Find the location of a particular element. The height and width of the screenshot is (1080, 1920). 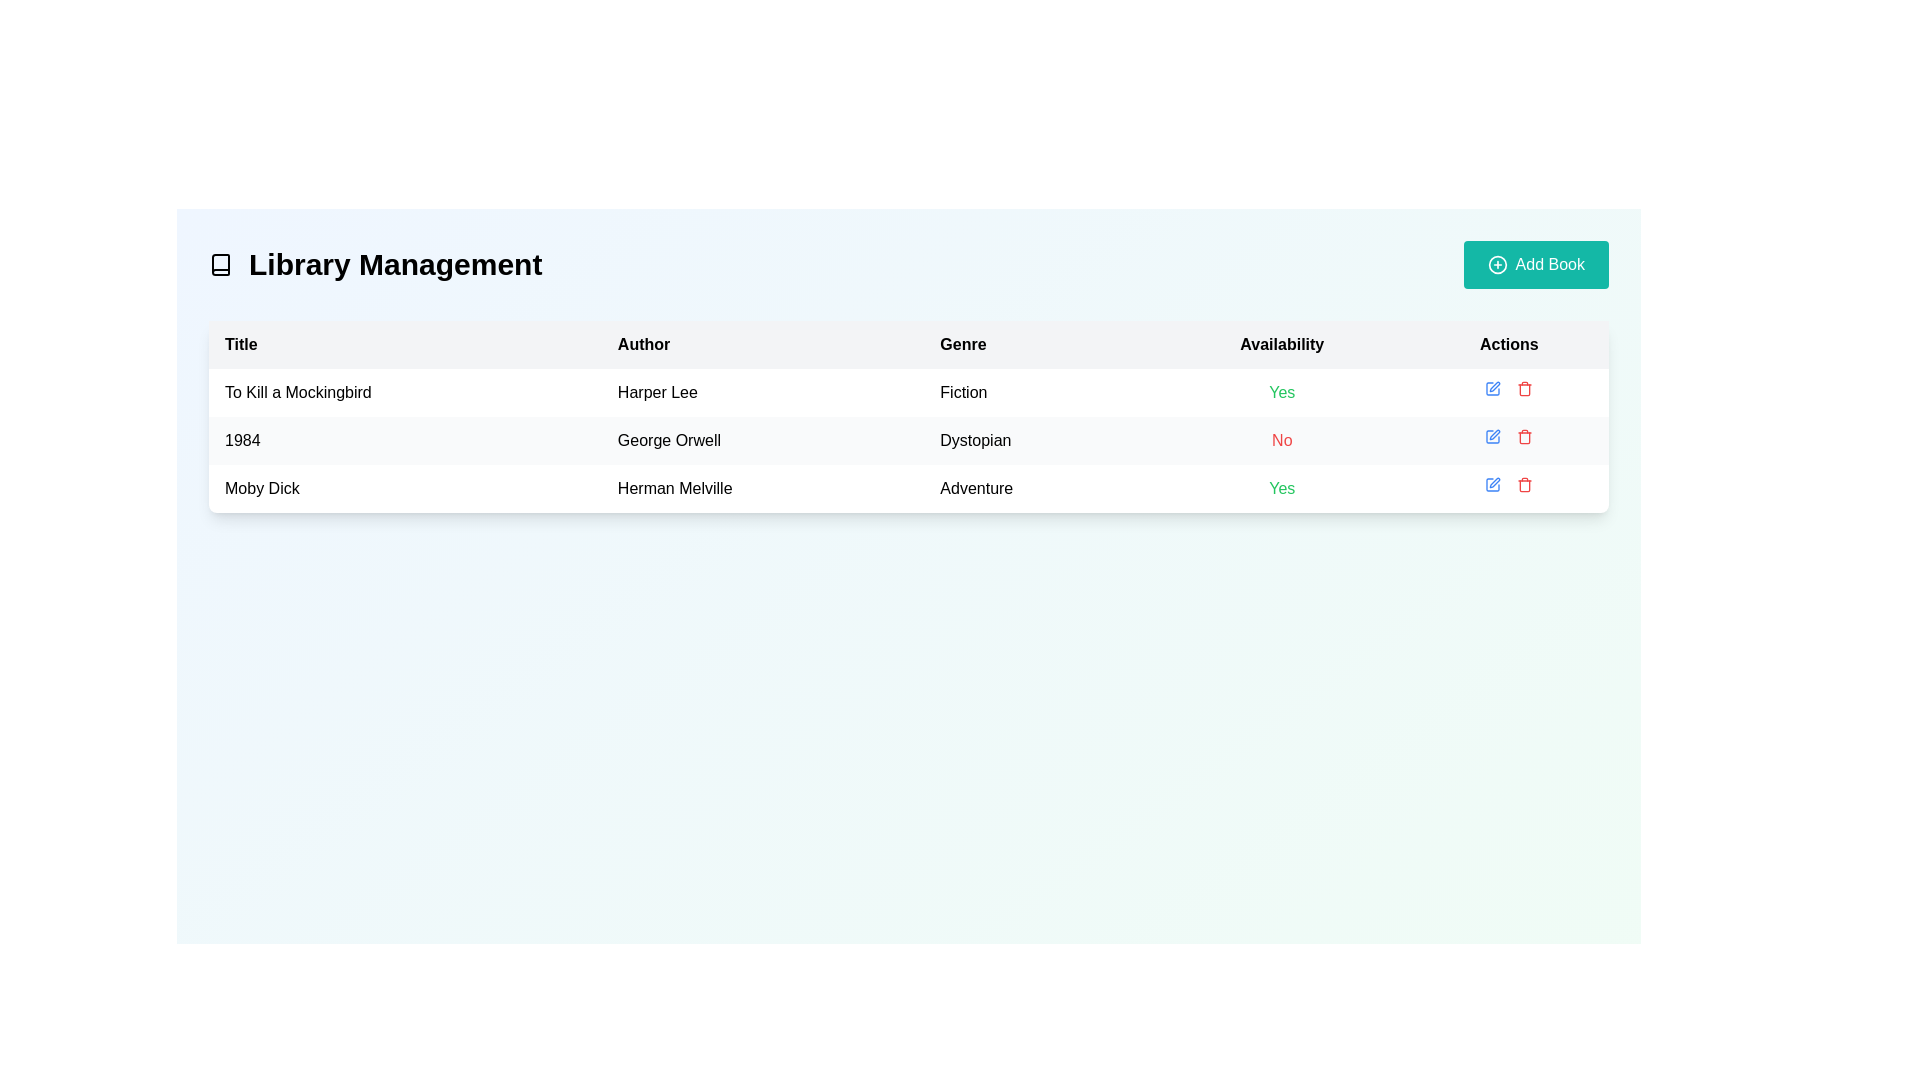

the decorative SVG Circle that represents the 'Add Book' button icon, located in the top-right section of the interface is located at coordinates (1497, 264).